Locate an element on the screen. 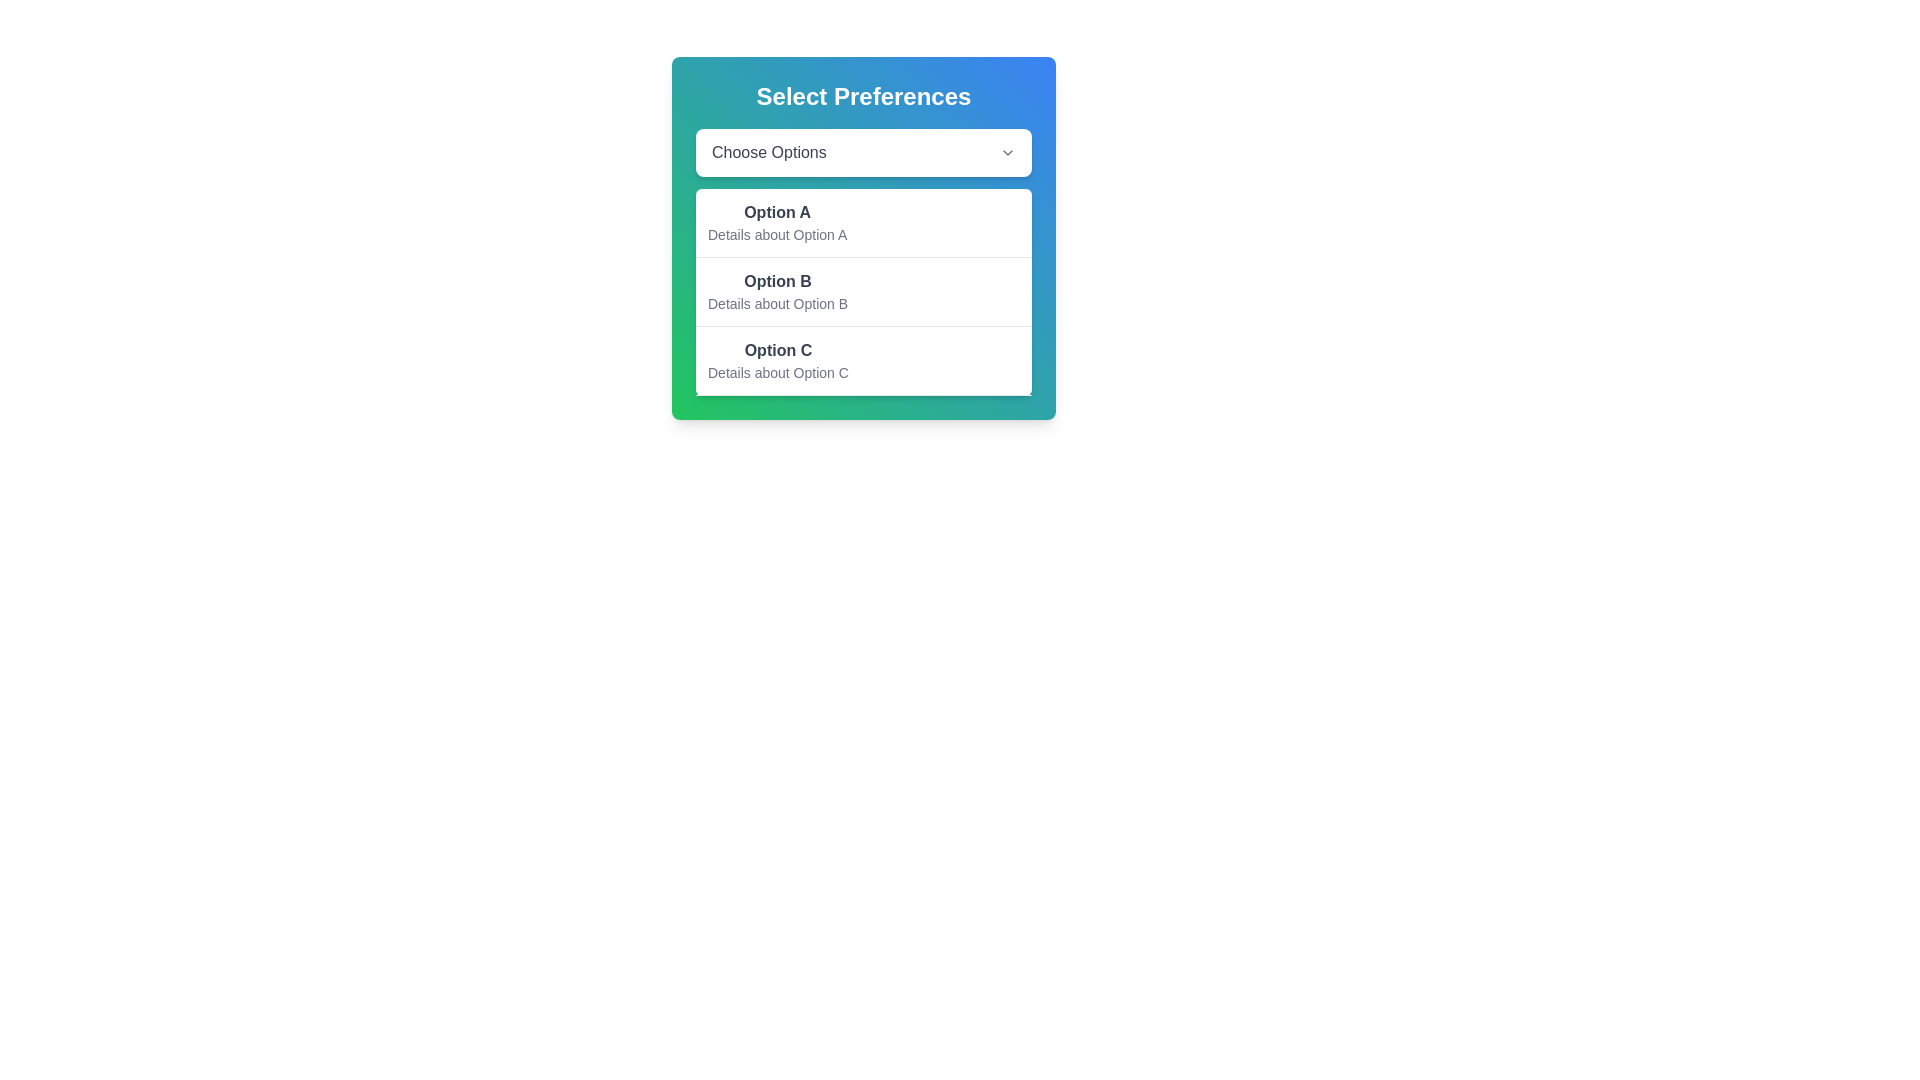 The width and height of the screenshot is (1920, 1080). the list item titled 'Option C' in the dropdown menu 'Select Preferences' is located at coordinates (777, 361).